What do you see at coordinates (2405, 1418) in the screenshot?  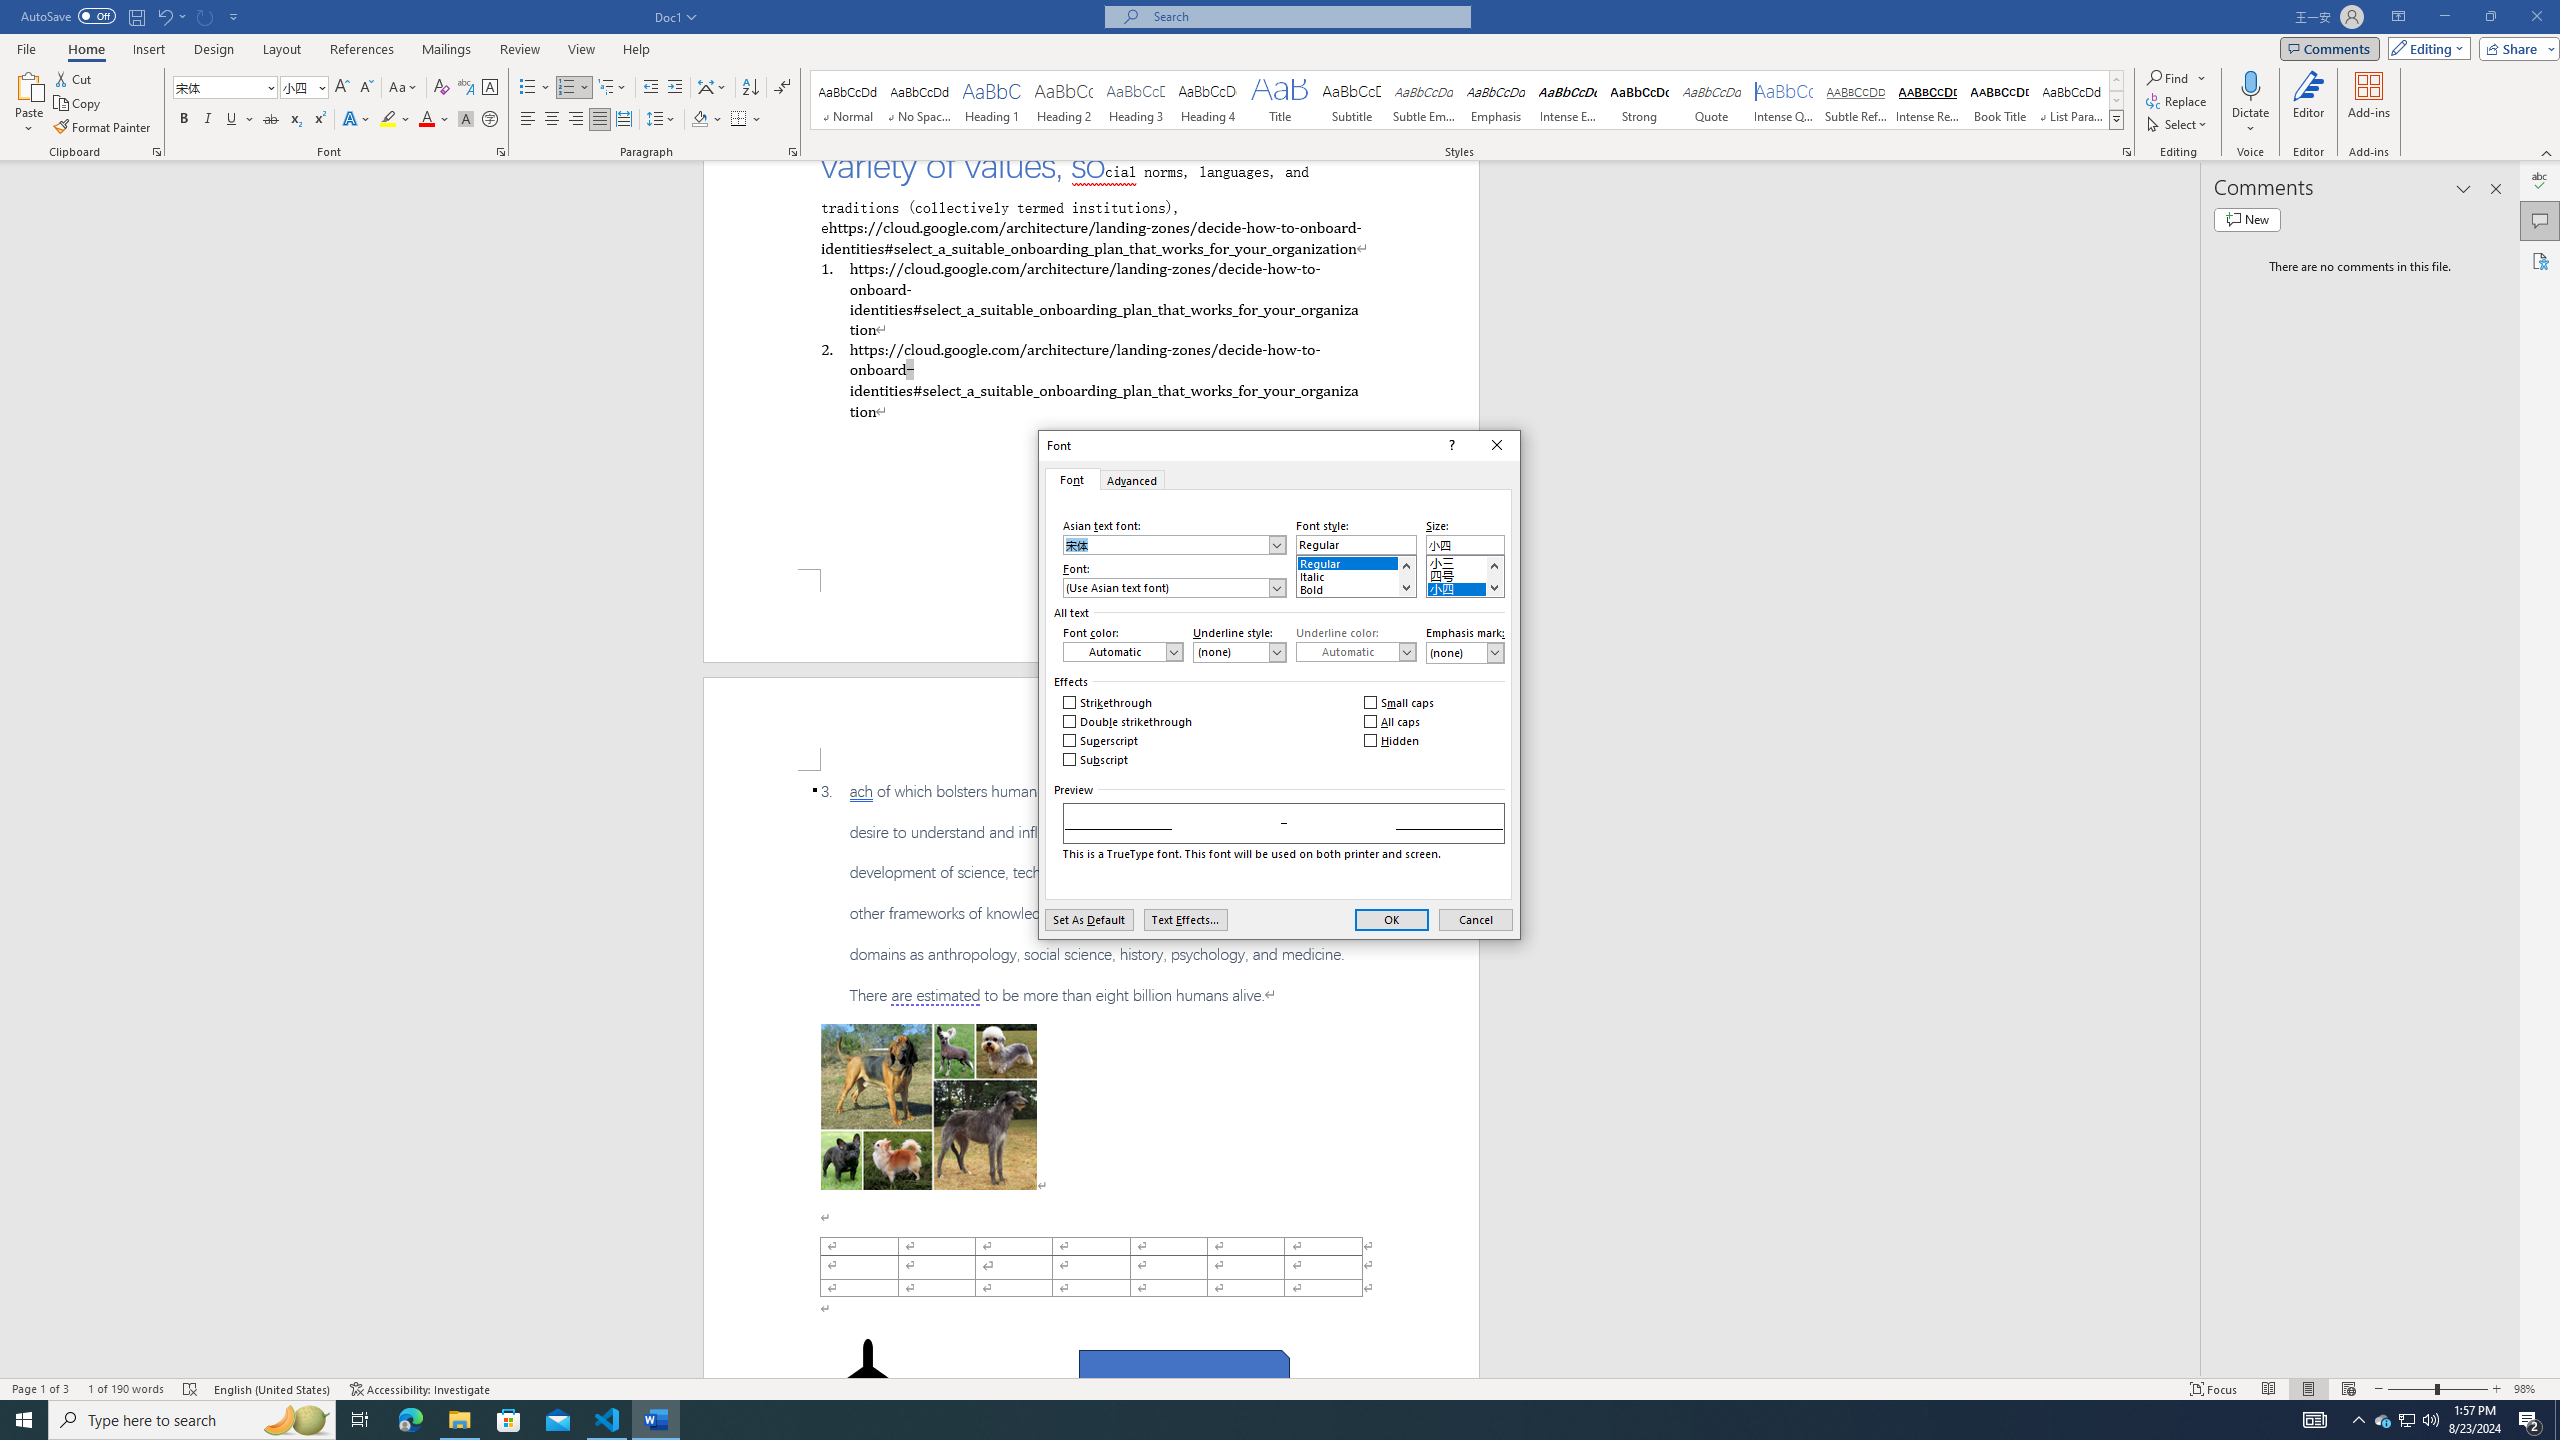 I see `'User Promoted Notification Area'` at bounding box center [2405, 1418].